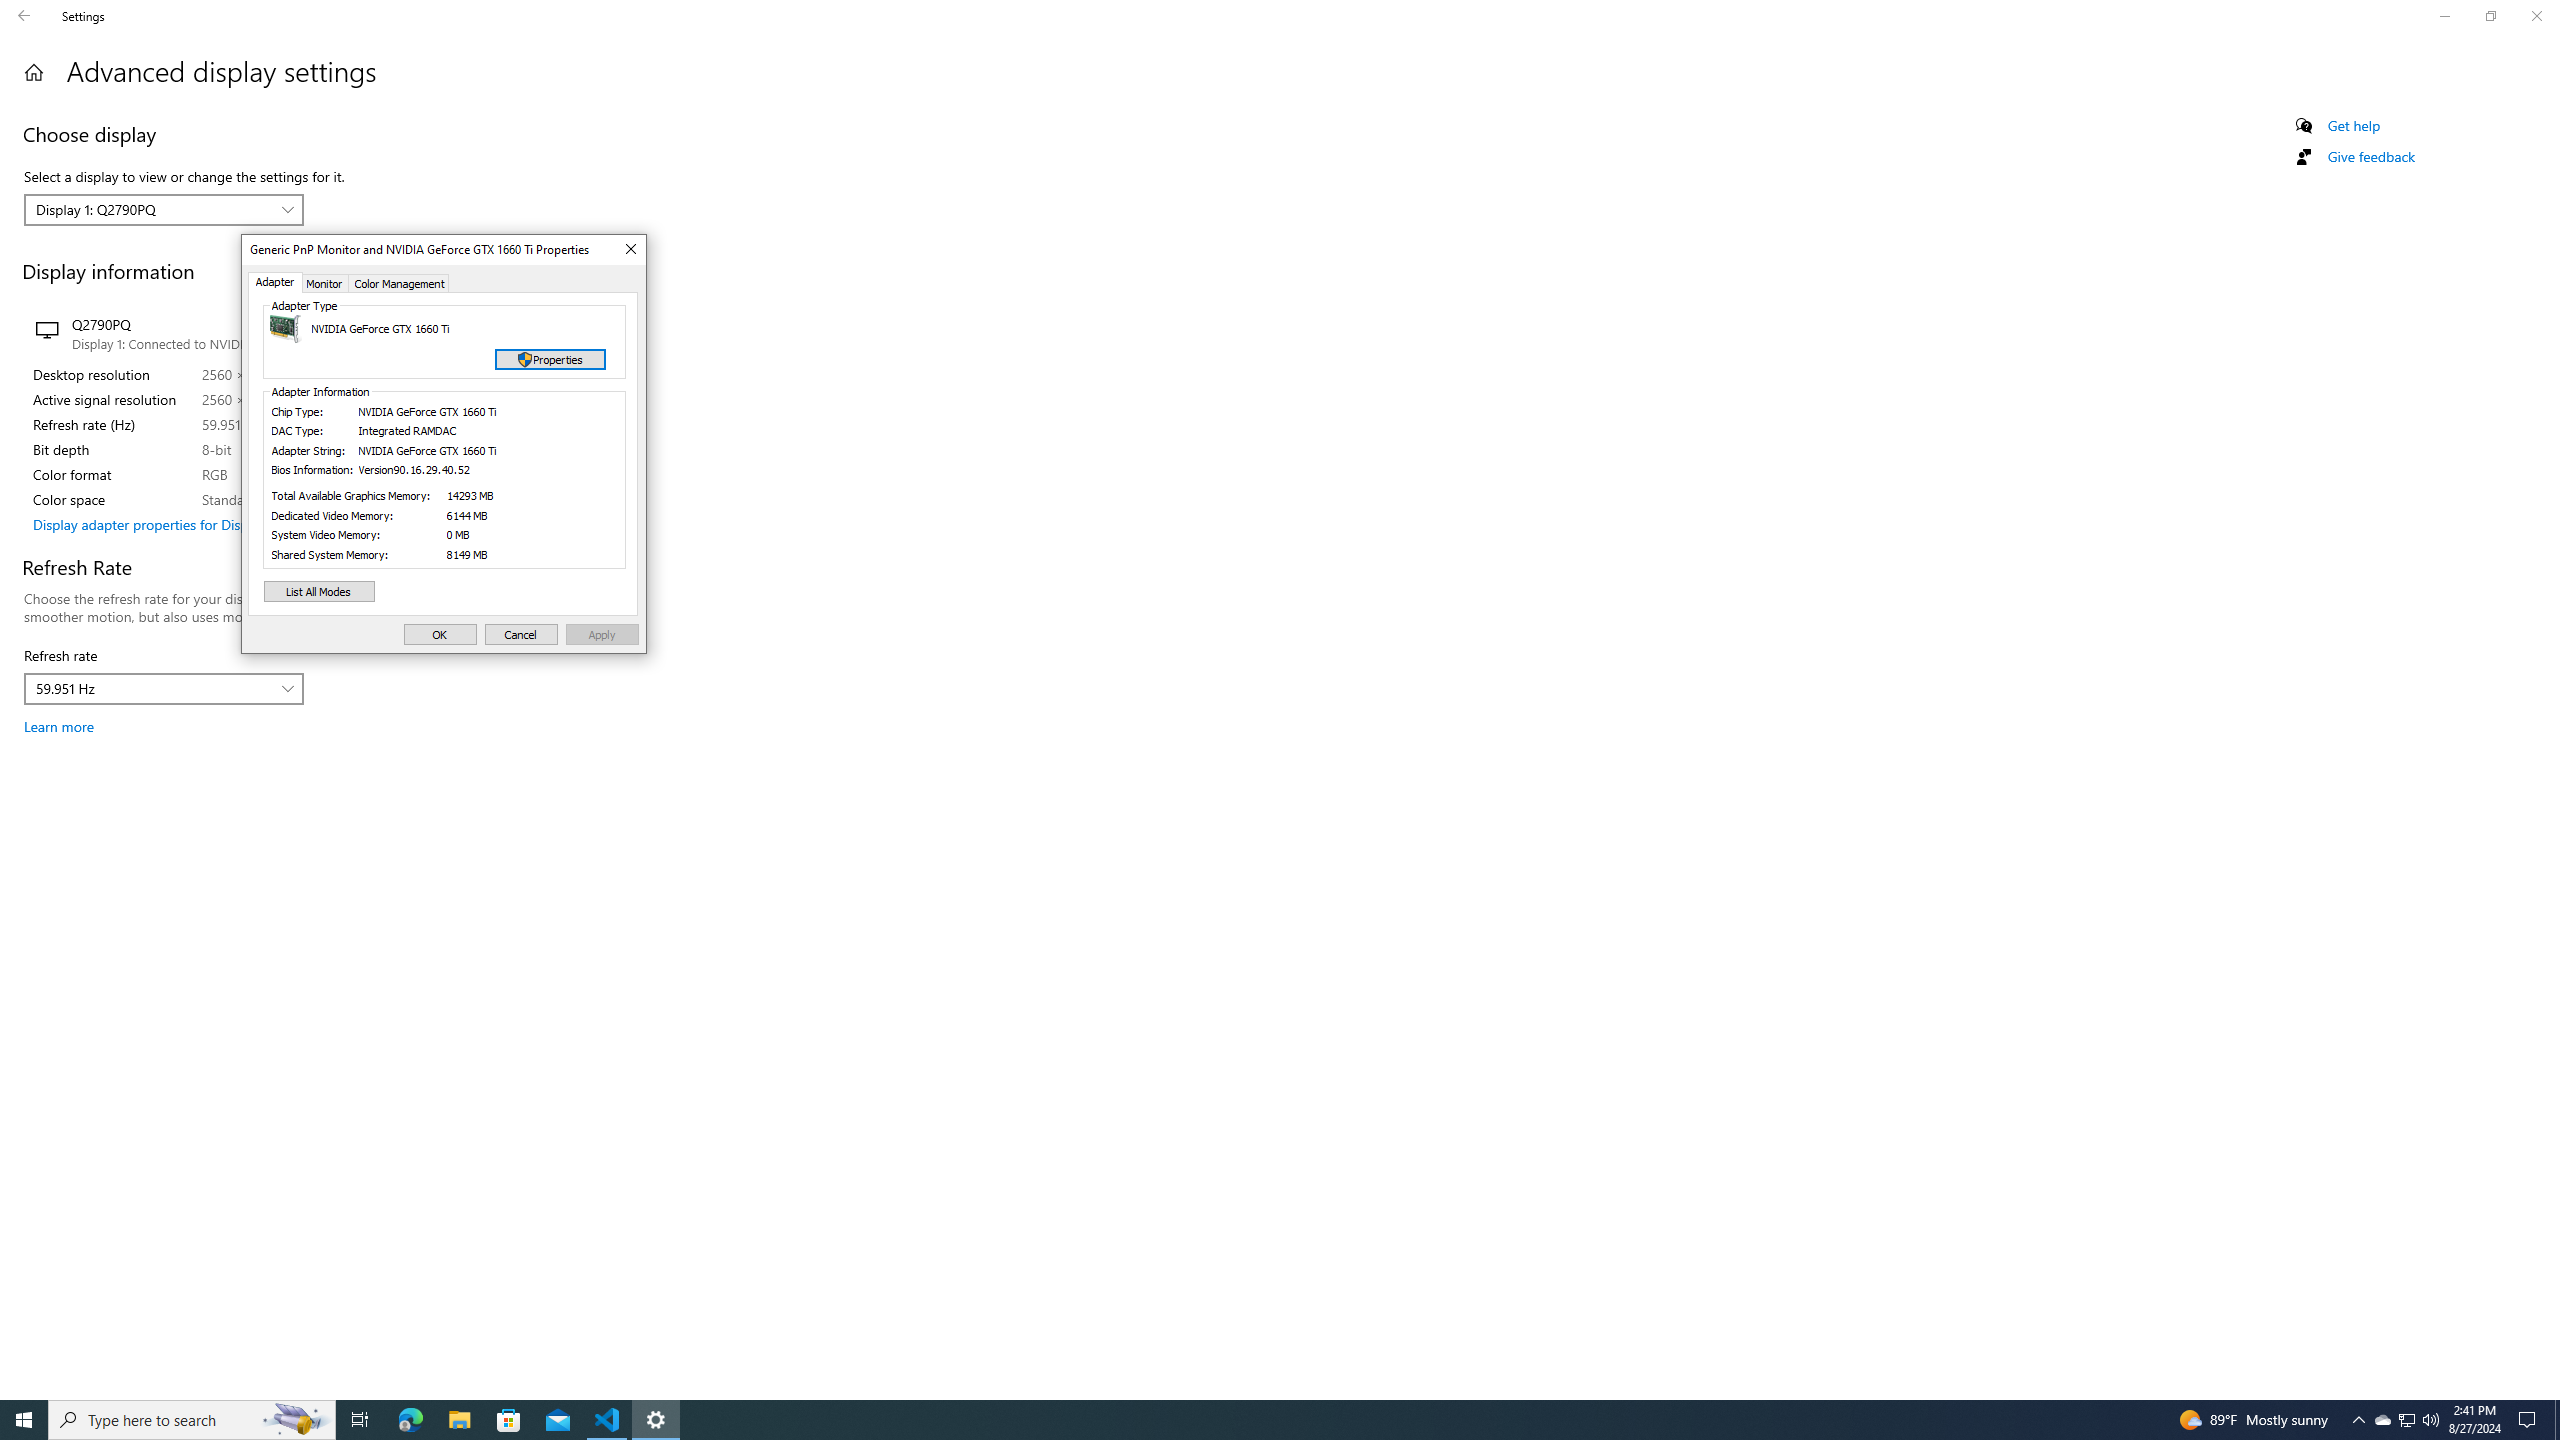  I want to click on 'Properties', so click(550, 360).